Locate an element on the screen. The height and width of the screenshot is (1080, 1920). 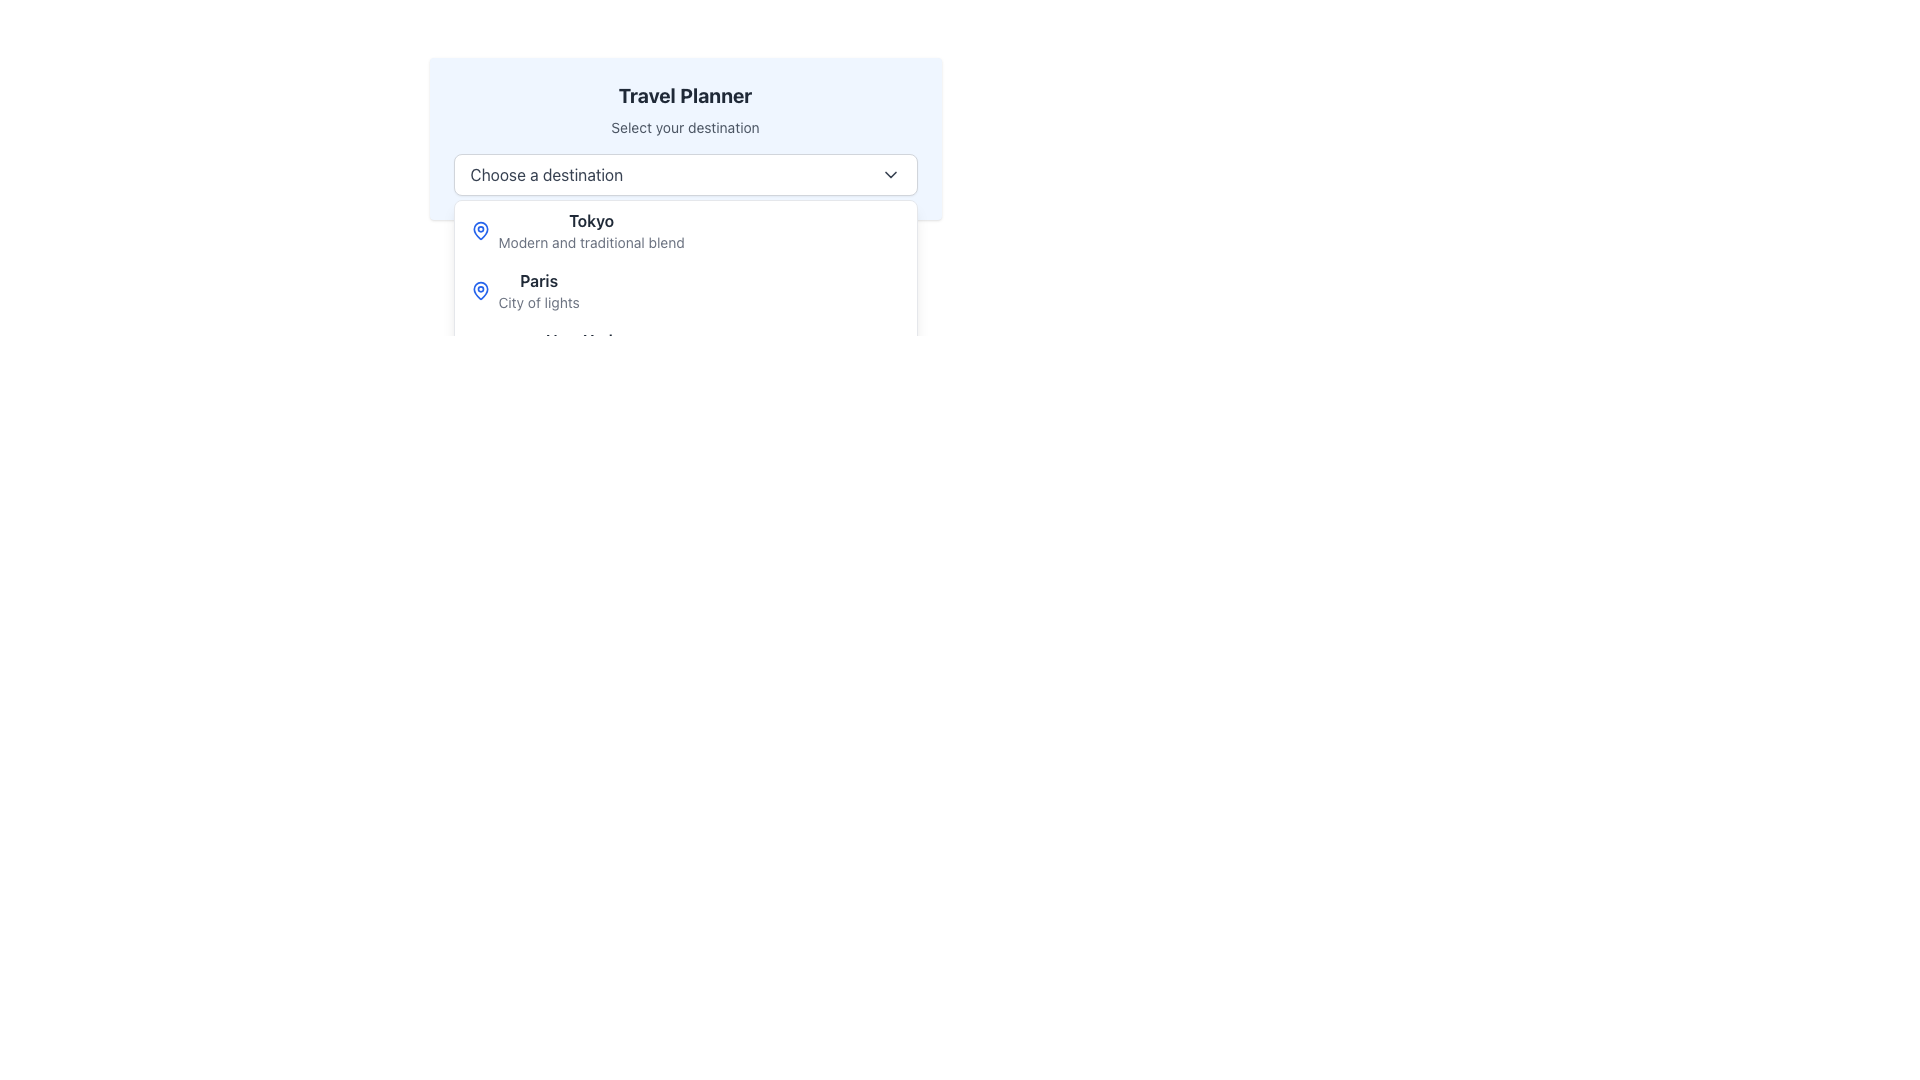
the text label containing the title 'Paris' and subtitle 'City of lights' is located at coordinates (539, 290).